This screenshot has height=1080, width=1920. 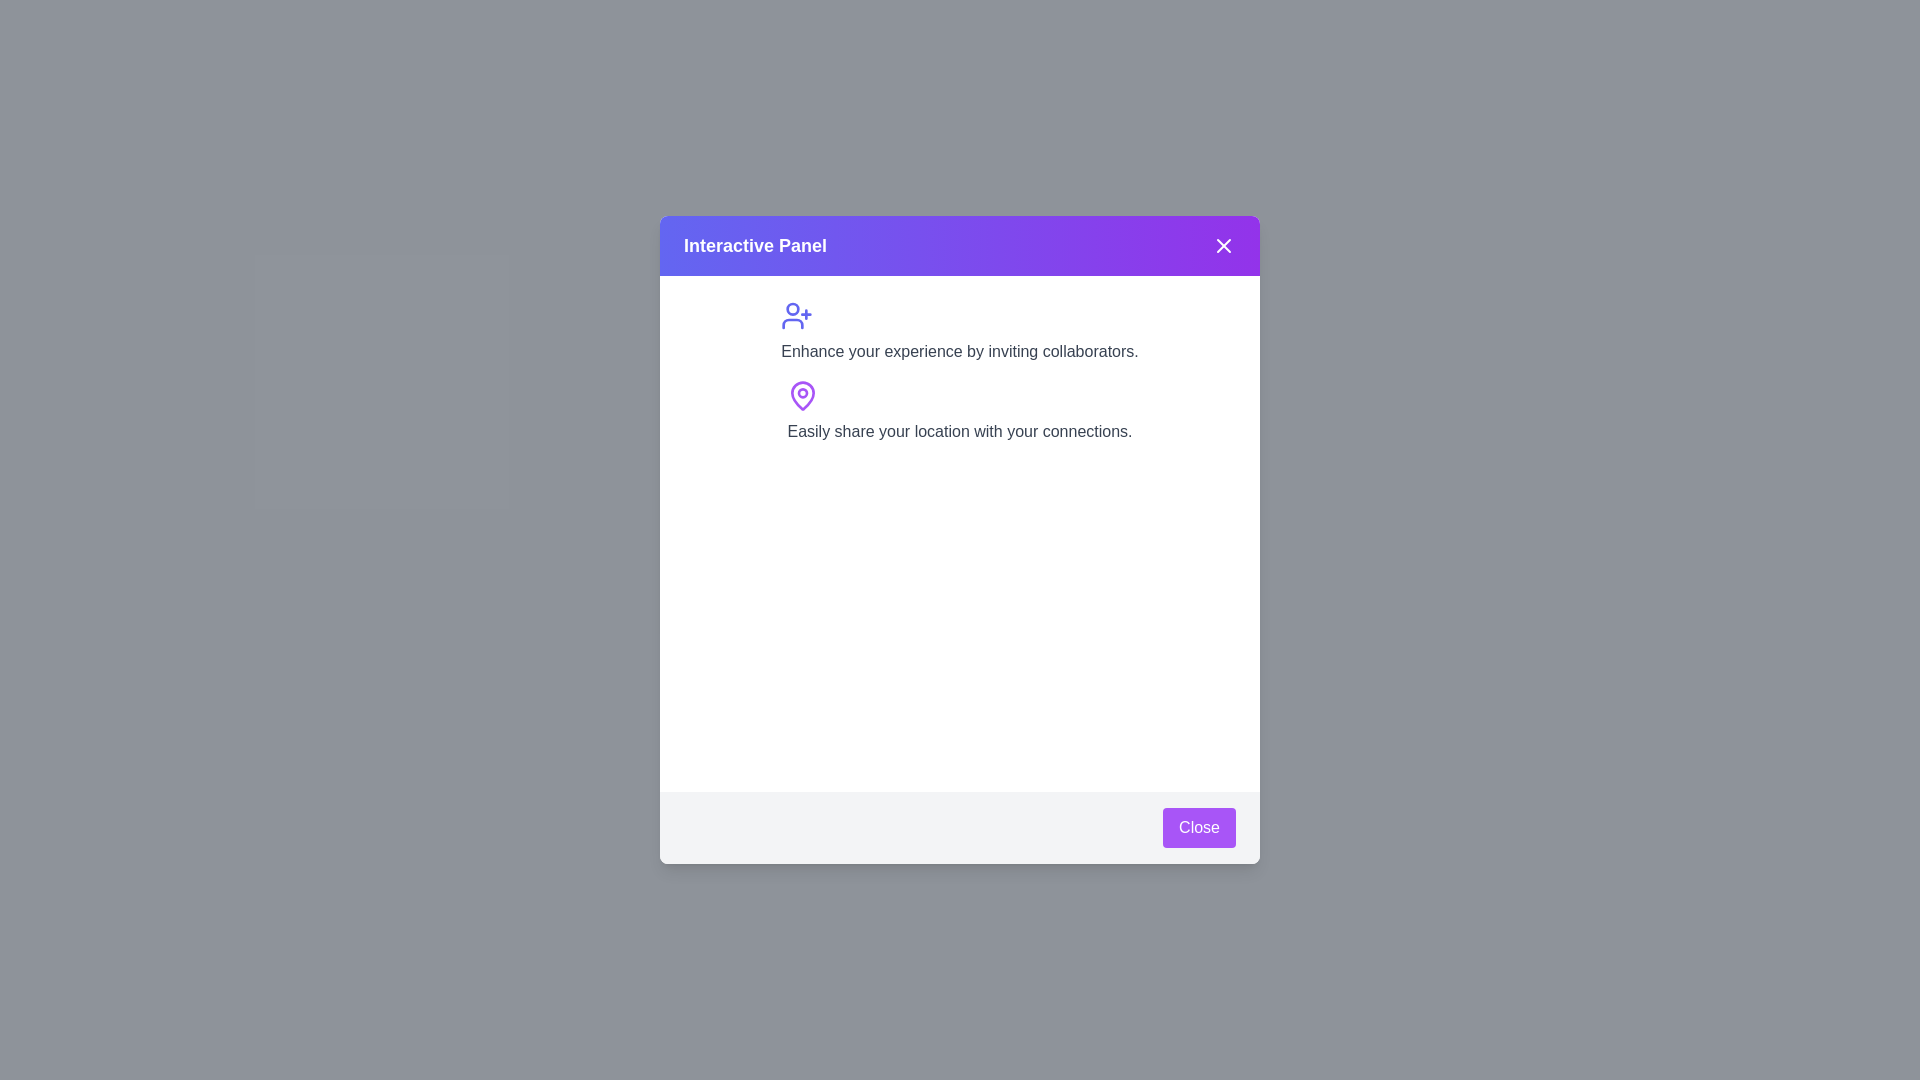 What do you see at coordinates (803, 396) in the screenshot?
I see `the purple map pin icon located between the texts 'Enhance your experience by inviting collaborators' and 'Easily share your location with your connections'` at bounding box center [803, 396].